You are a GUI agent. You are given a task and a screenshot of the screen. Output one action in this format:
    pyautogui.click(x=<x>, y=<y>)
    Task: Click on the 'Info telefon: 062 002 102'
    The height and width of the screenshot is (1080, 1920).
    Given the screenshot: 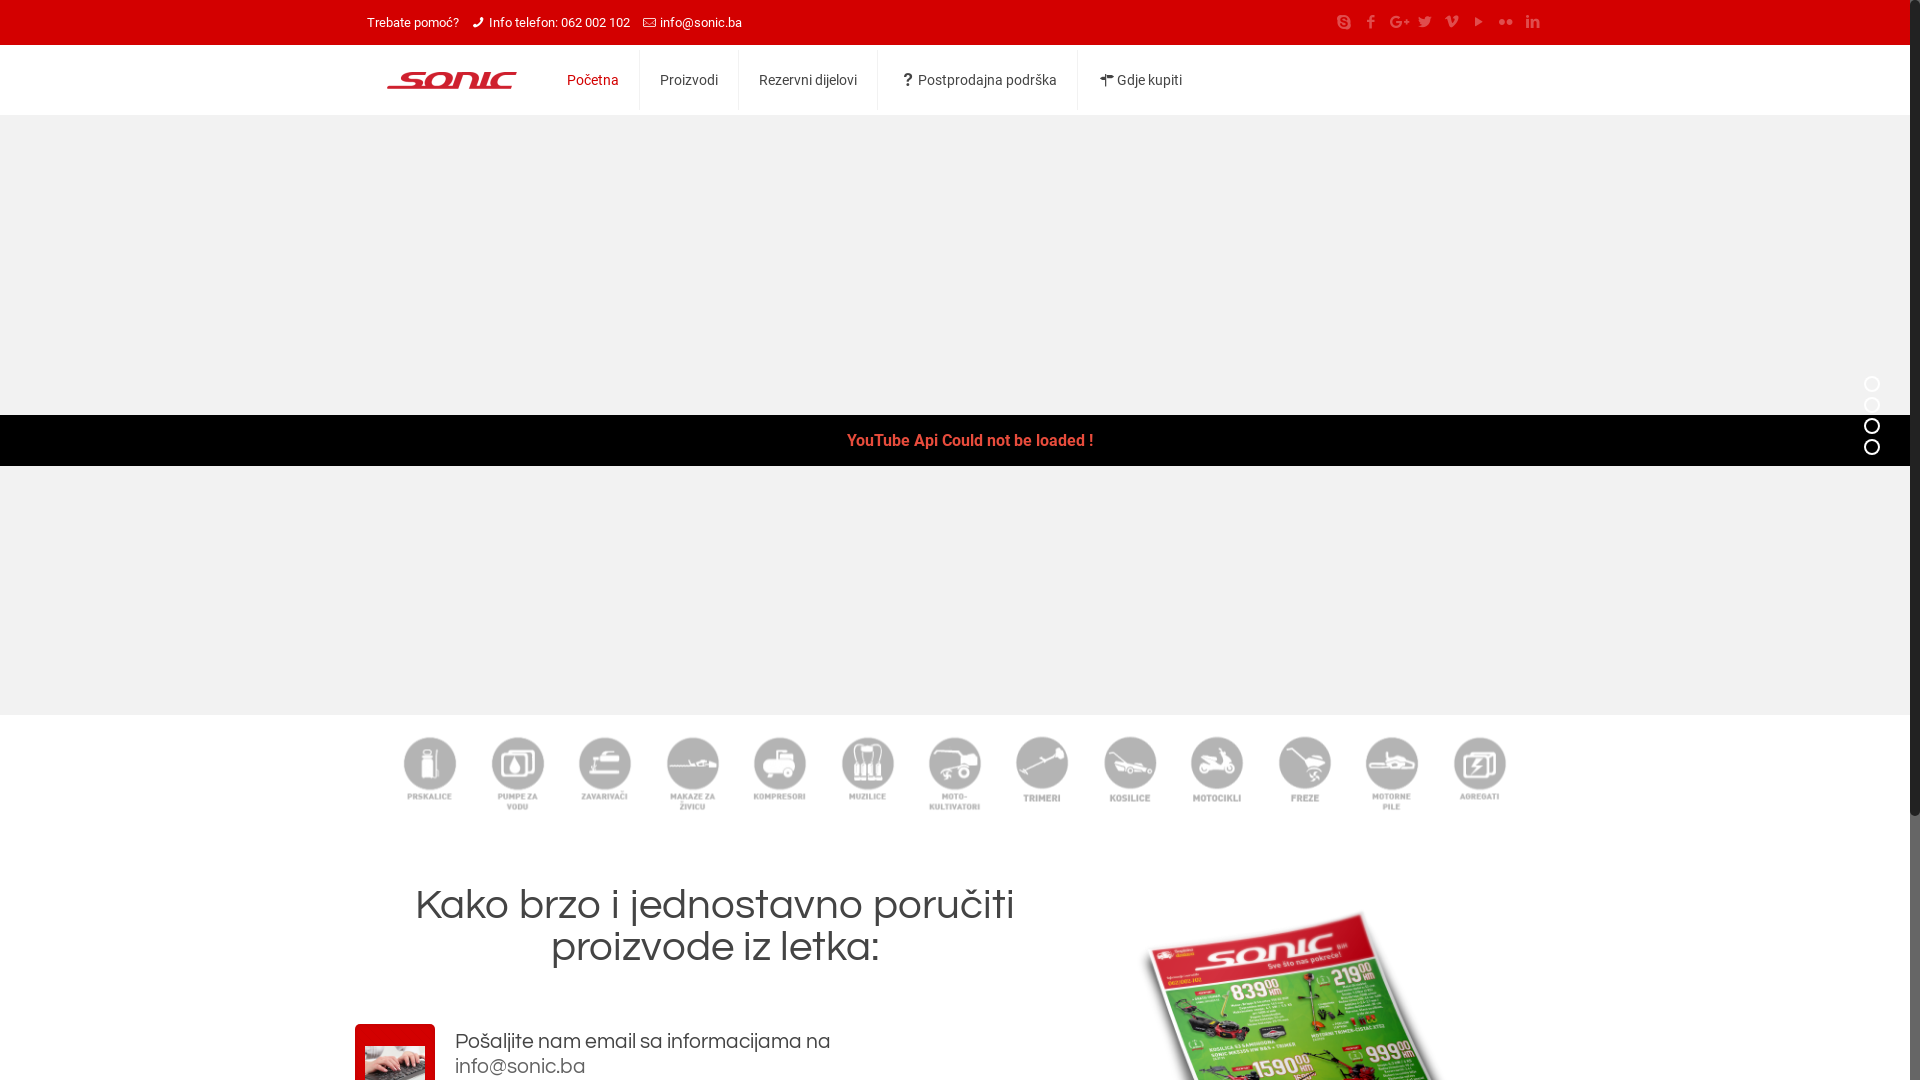 What is the action you would take?
    pyautogui.click(x=489, y=22)
    